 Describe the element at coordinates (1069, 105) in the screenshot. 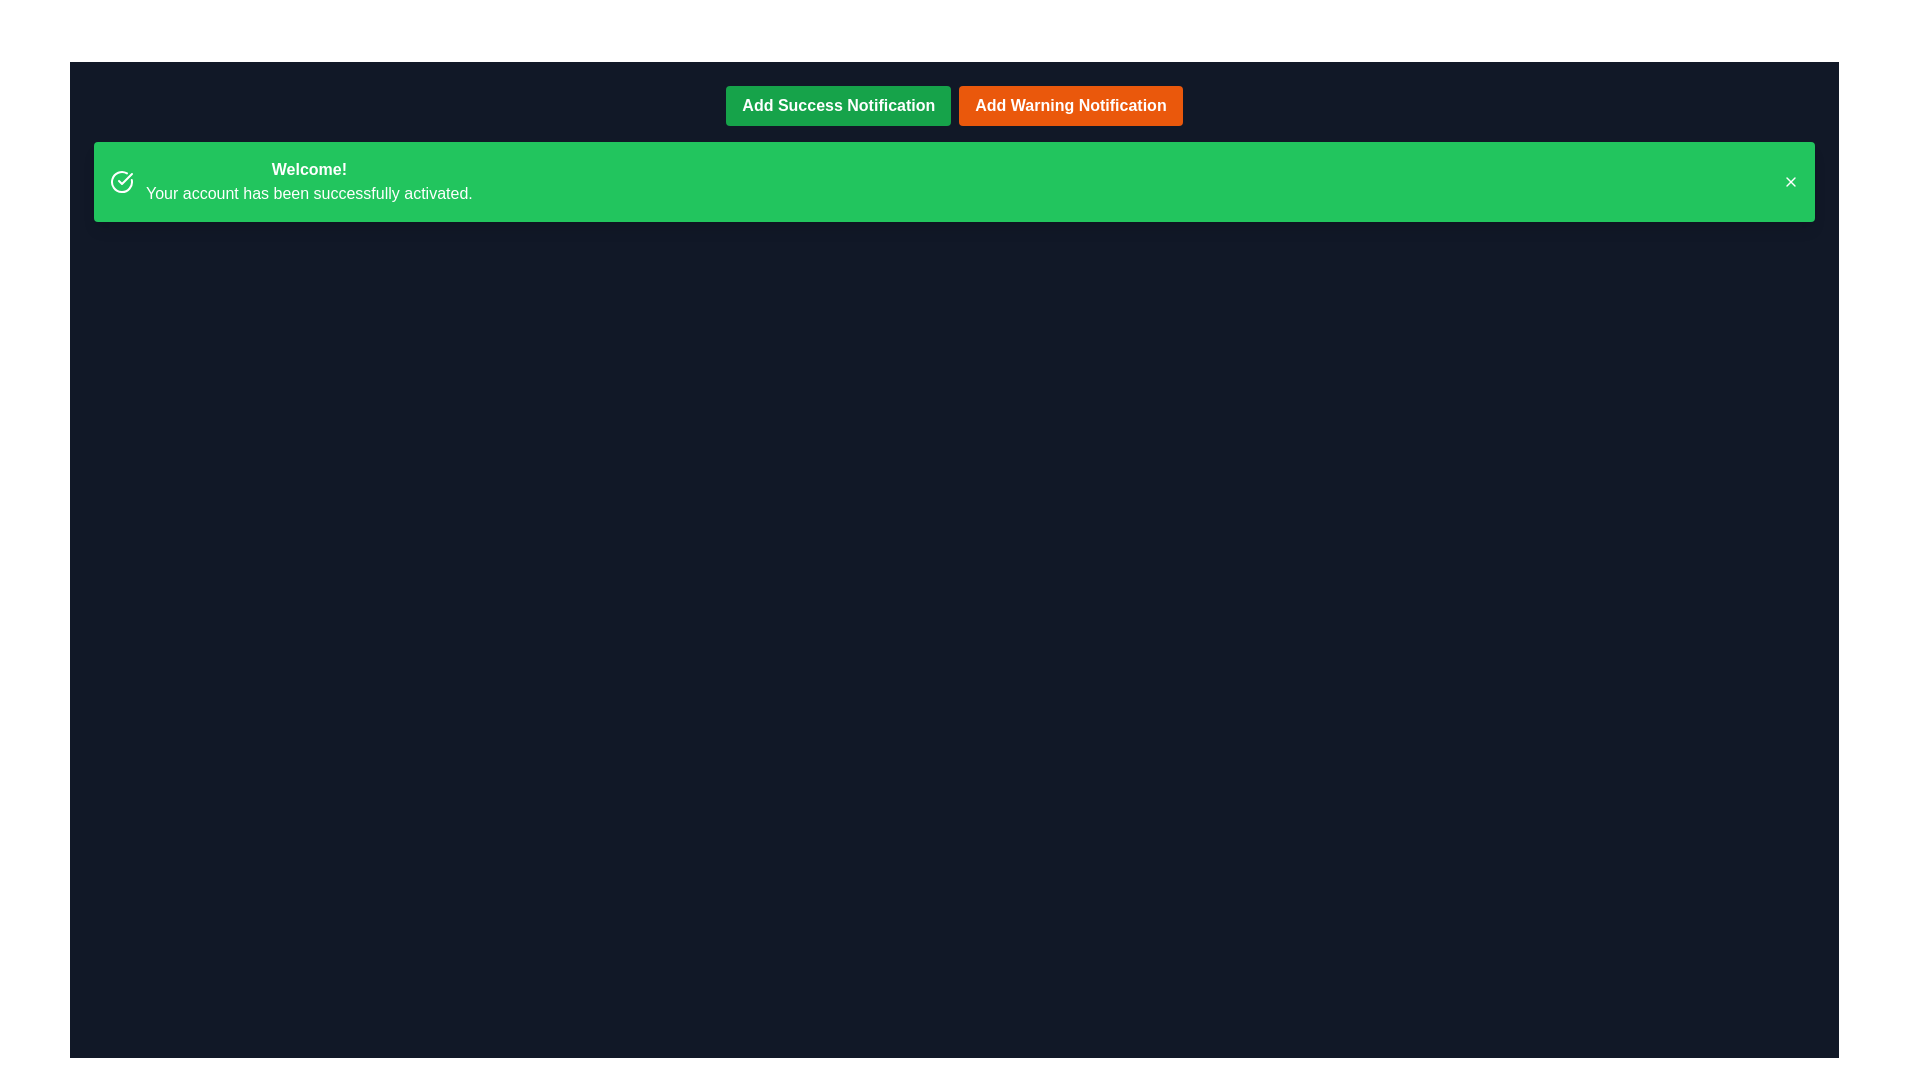

I see `the orange 'Add Warning Notification' button` at that location.